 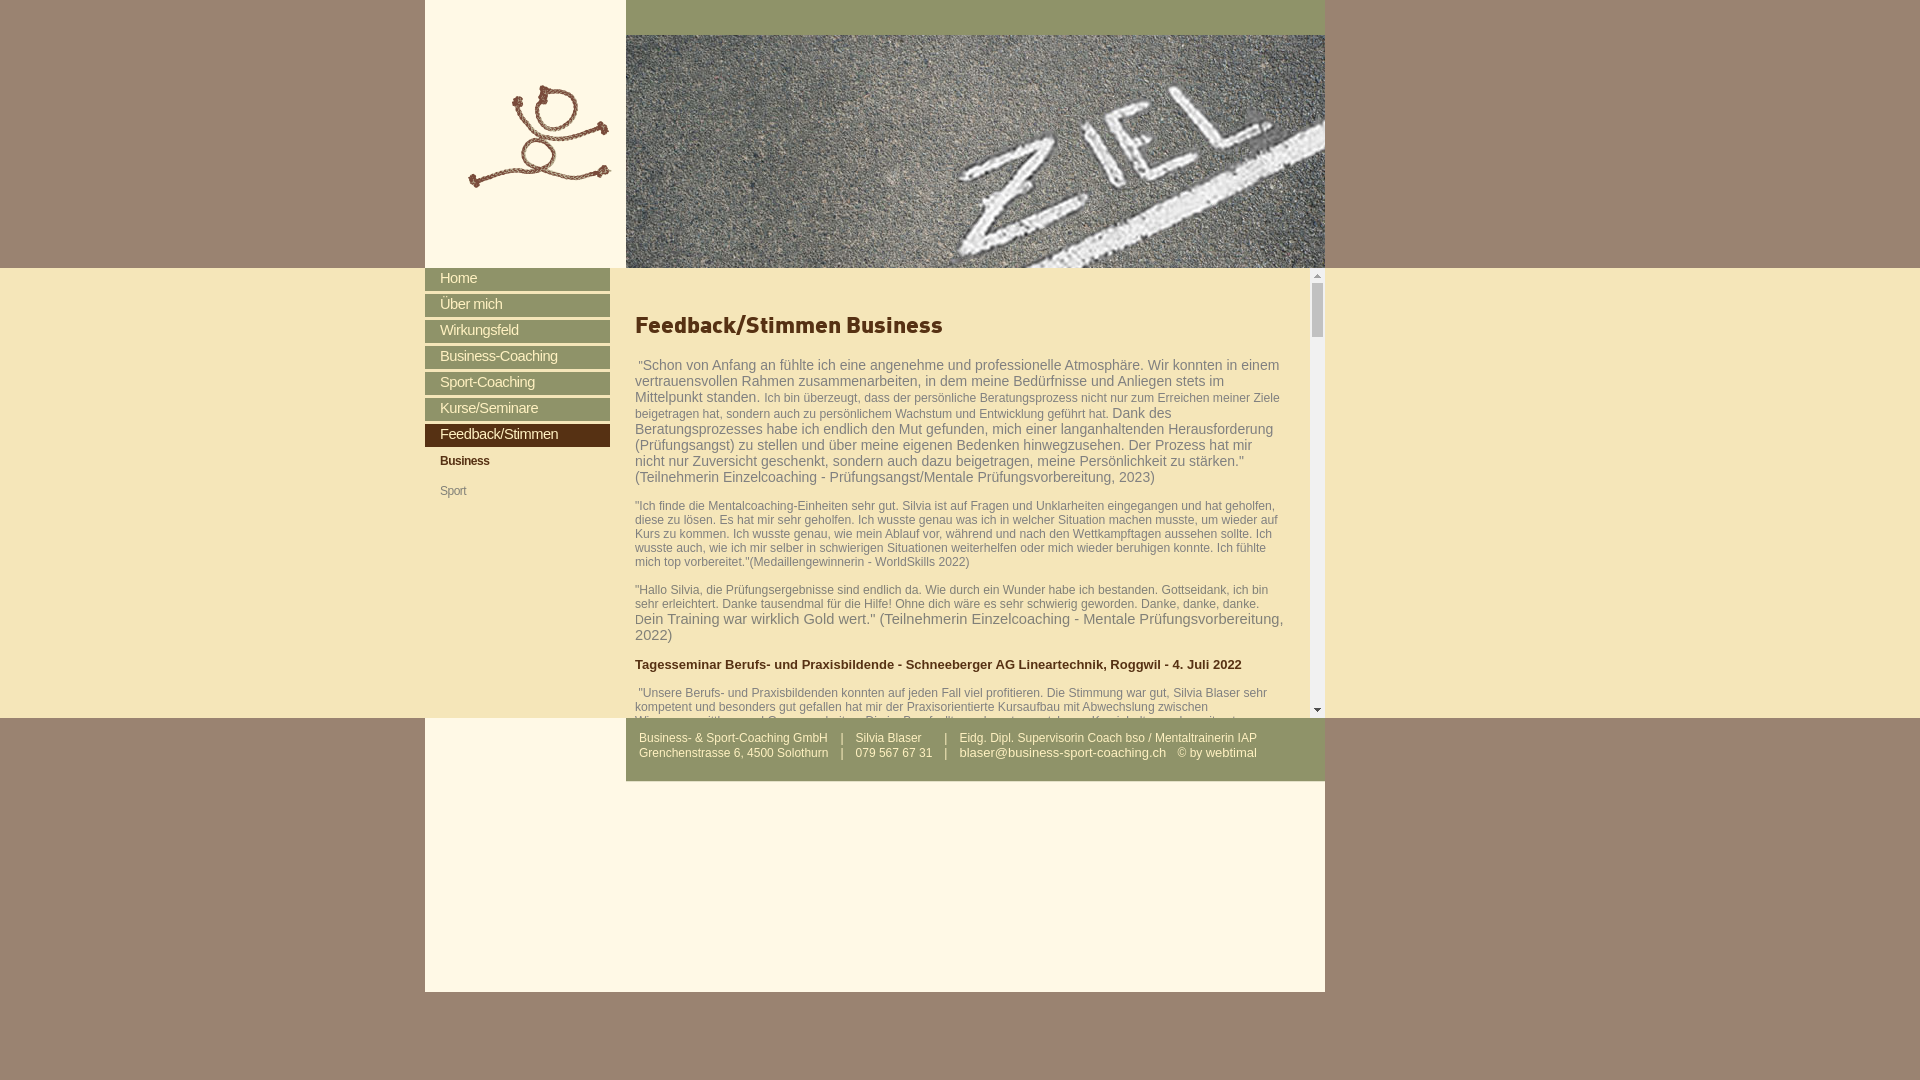 What do you see at coordinates (1061, 749) in the screenshot?
I see `'blaser@business-sport-coaching.ch'` at bounding box center [1061, 749].